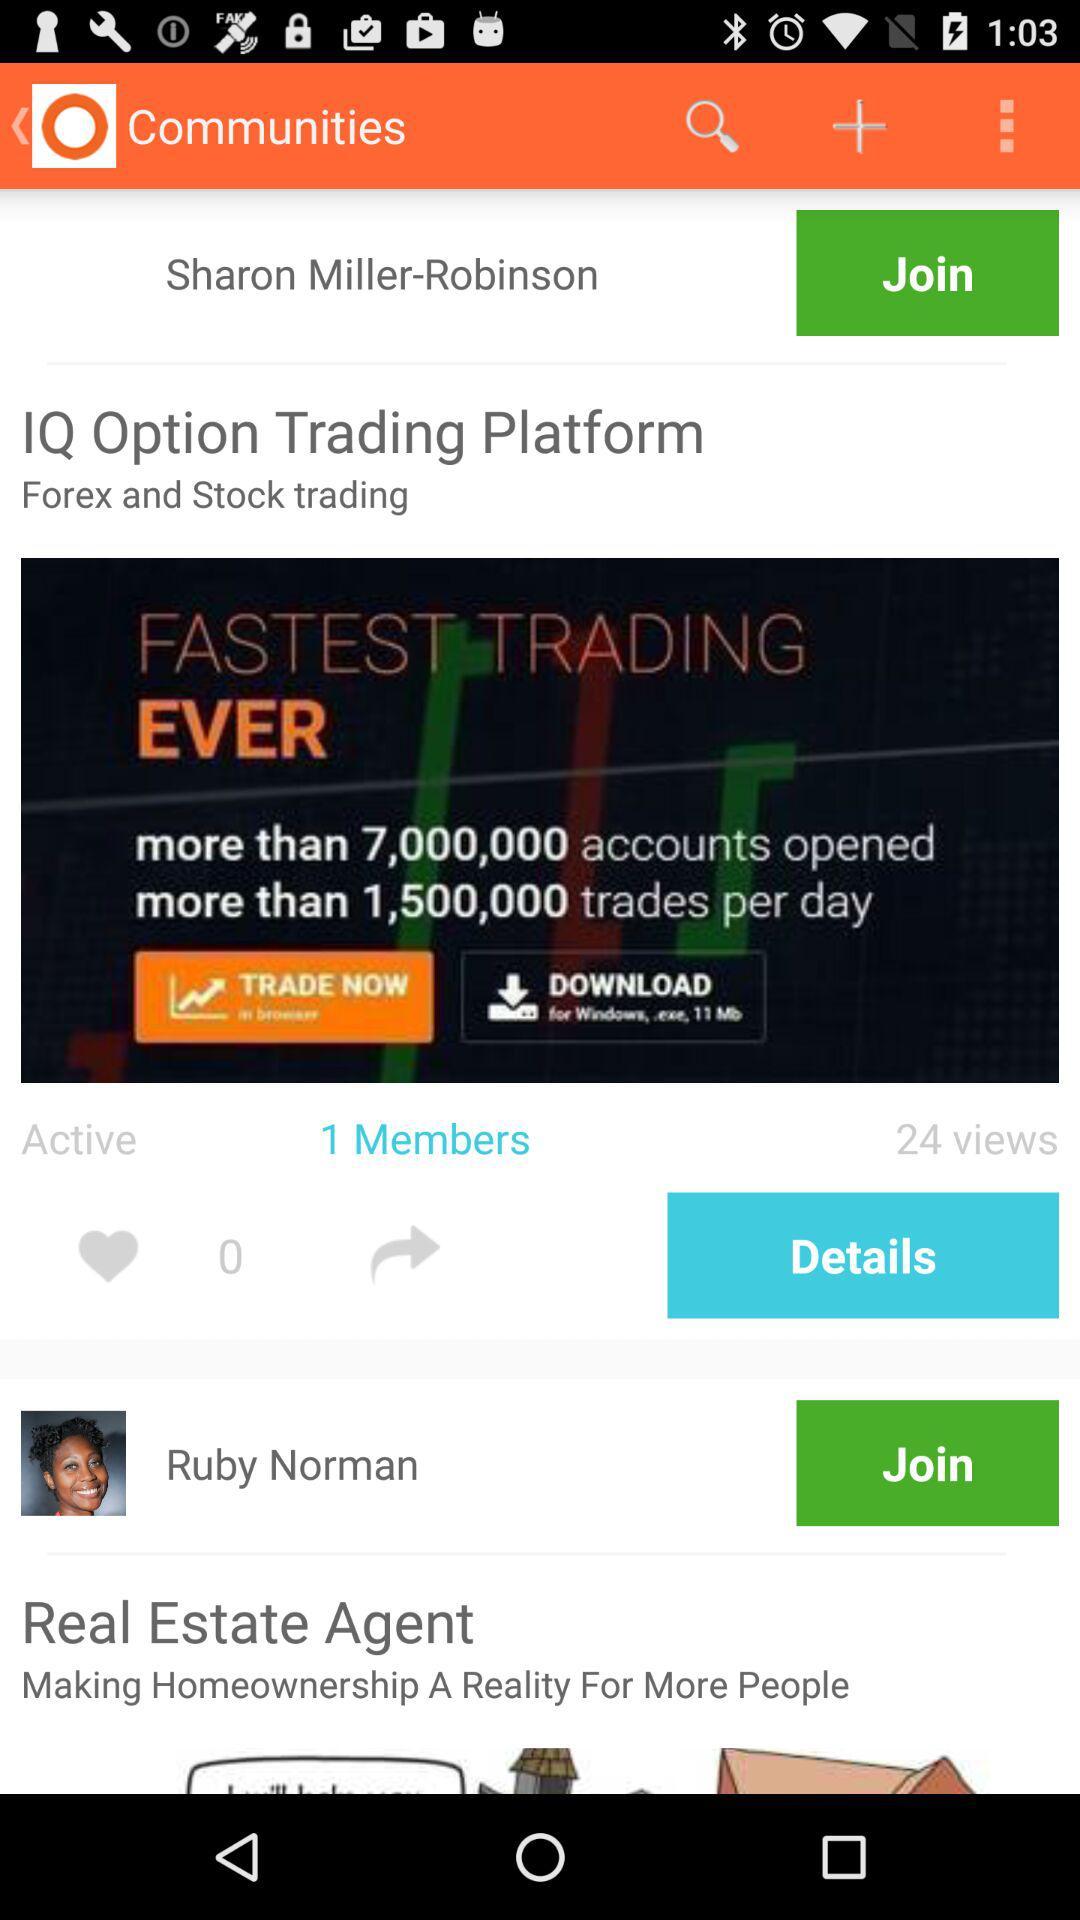  I want to click on app below the real estate agent icon, so click(540, 1702).